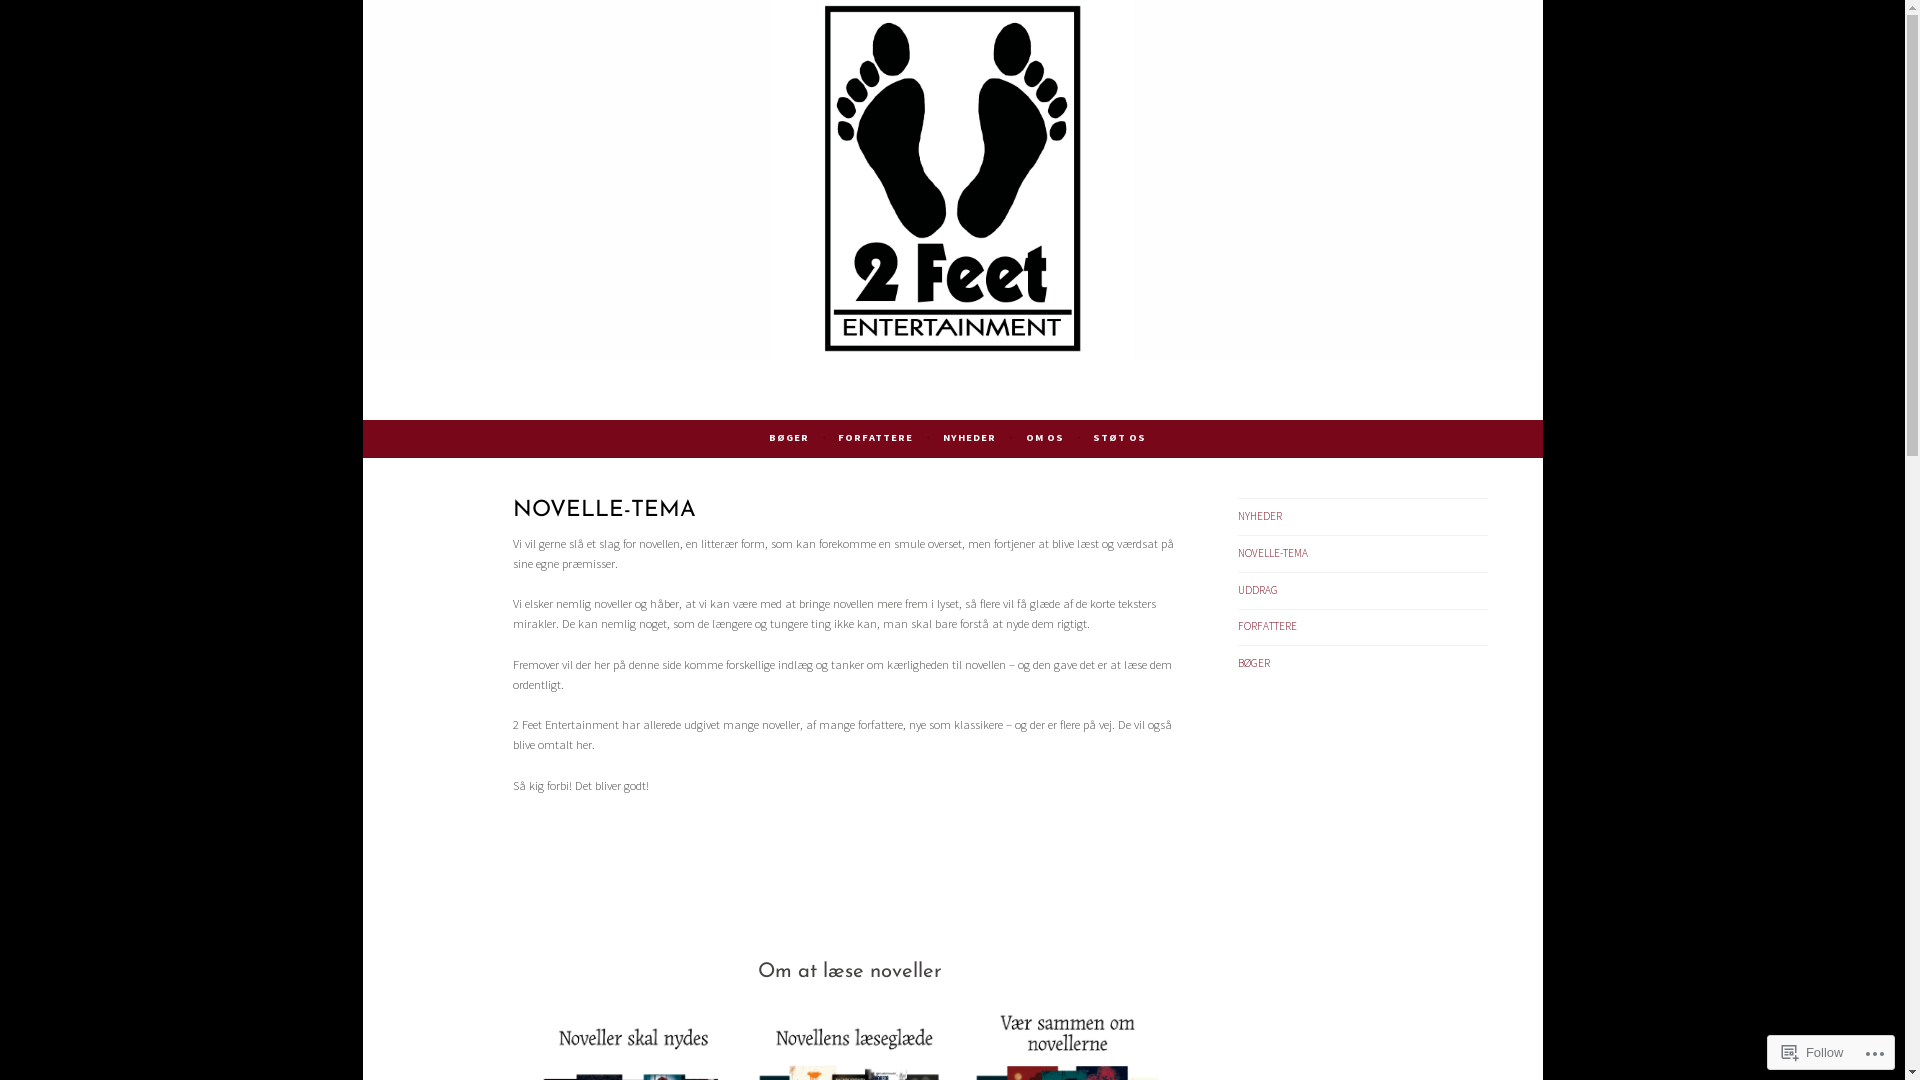  Describe the element at coordinates (1044, 437) in the screenshot. I see `'OM OS'` at that location.